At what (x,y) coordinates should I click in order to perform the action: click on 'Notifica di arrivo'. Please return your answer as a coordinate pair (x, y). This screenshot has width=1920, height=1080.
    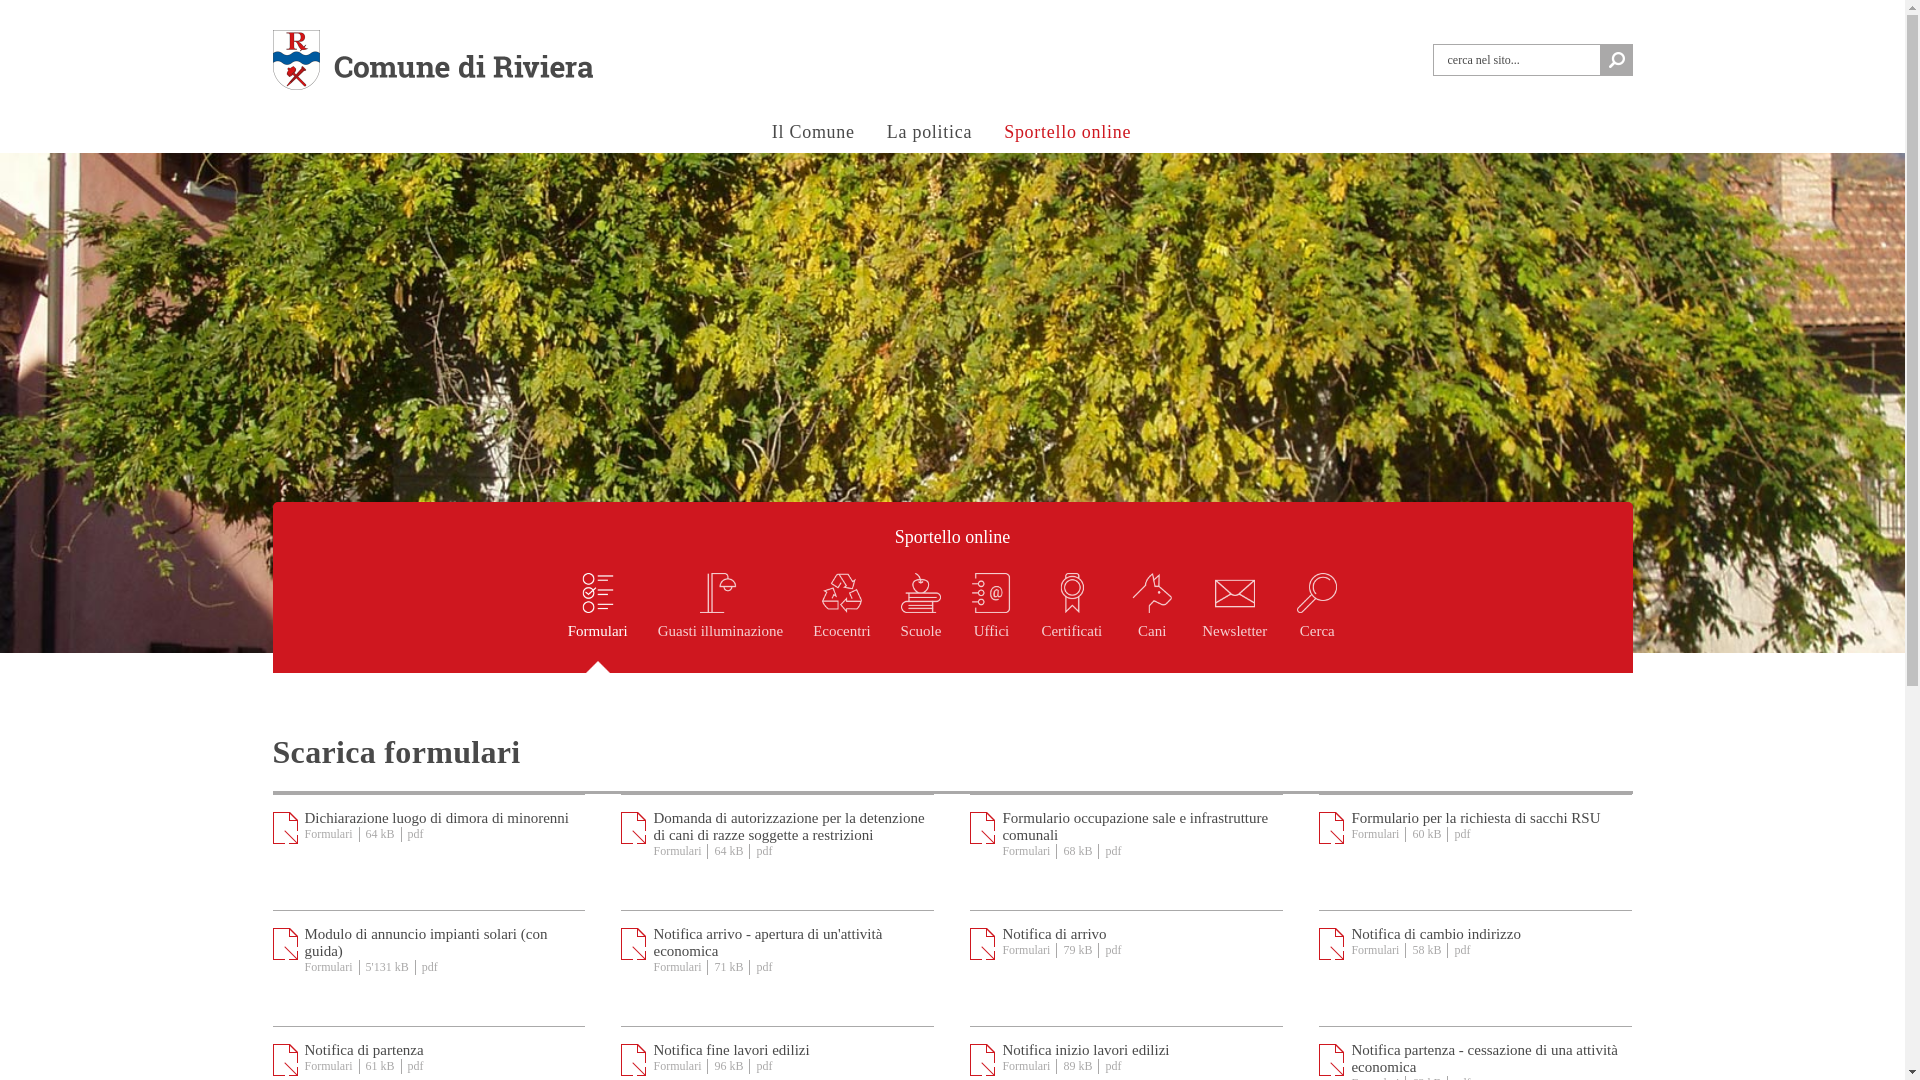
    Looking at the image, I should click on (1053, 933).